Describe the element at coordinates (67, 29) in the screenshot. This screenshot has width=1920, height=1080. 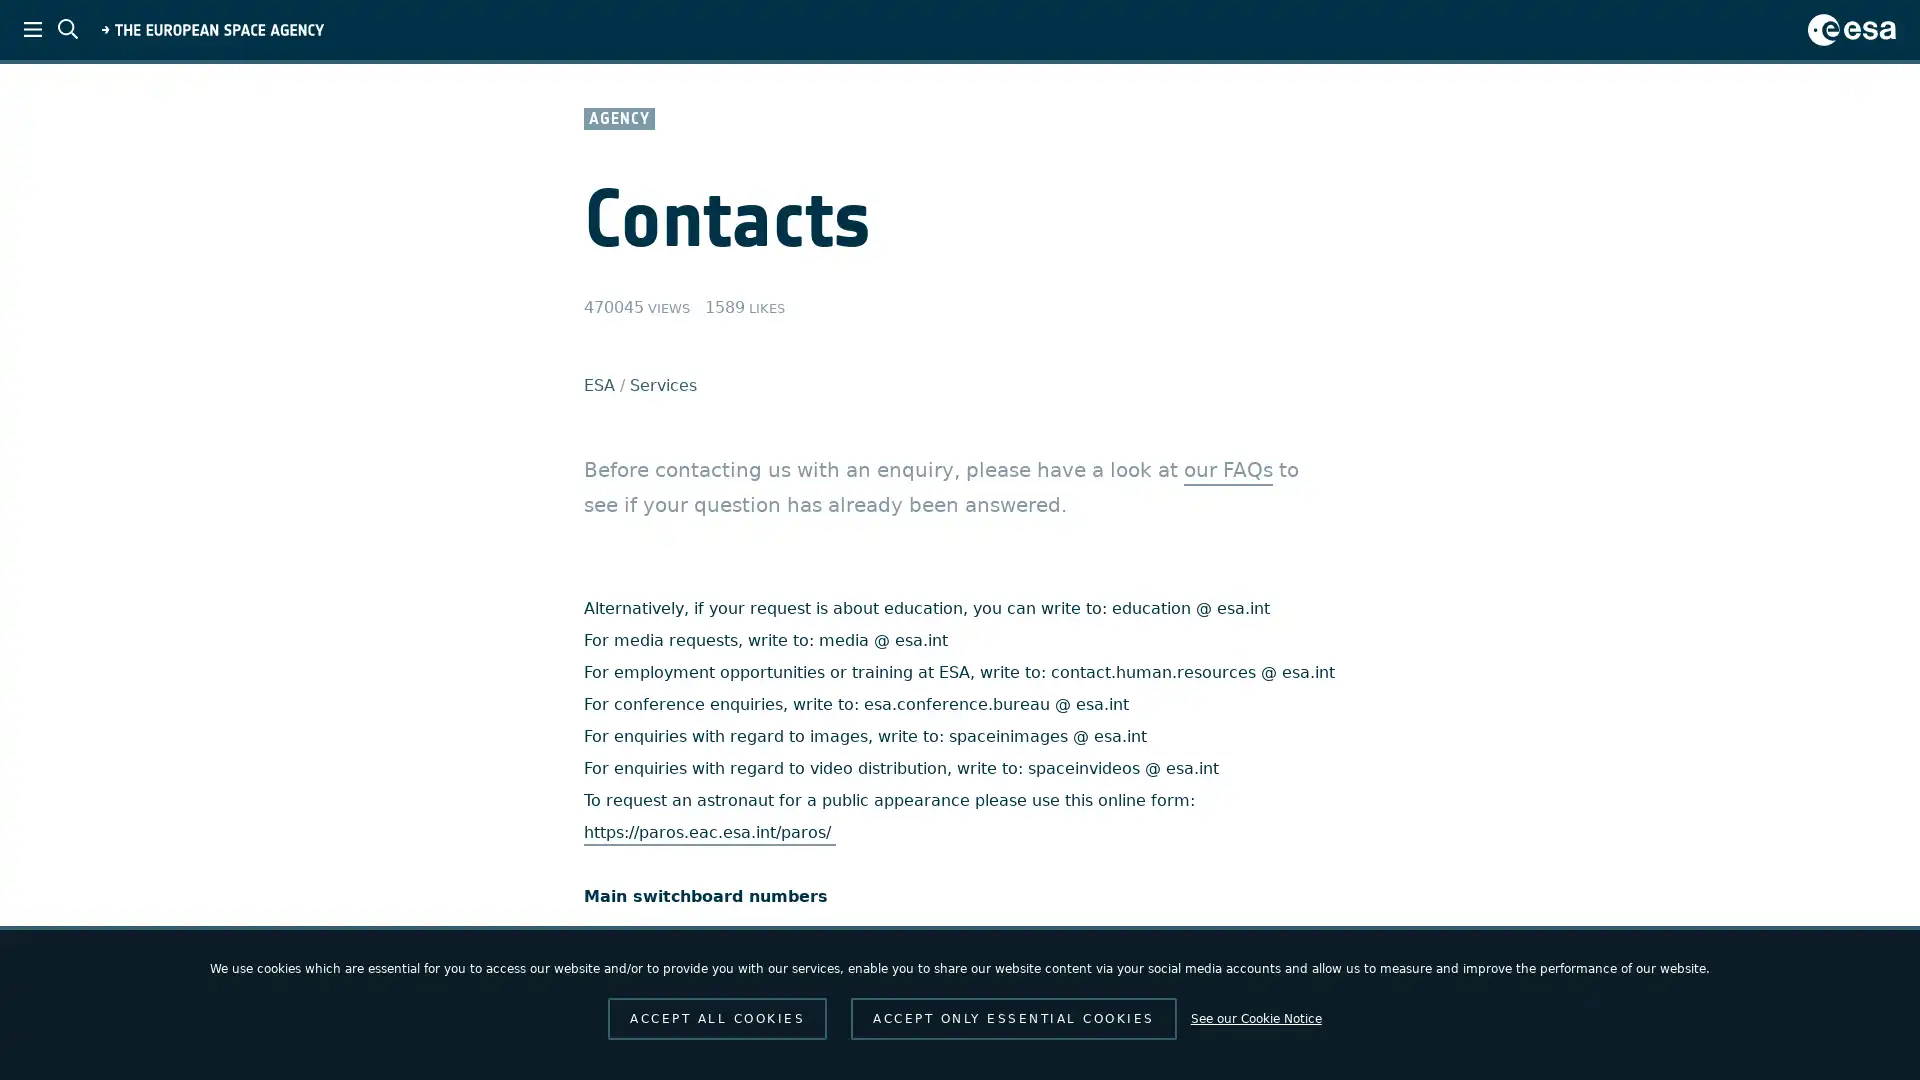
I see `ESA search toggle` at that location.